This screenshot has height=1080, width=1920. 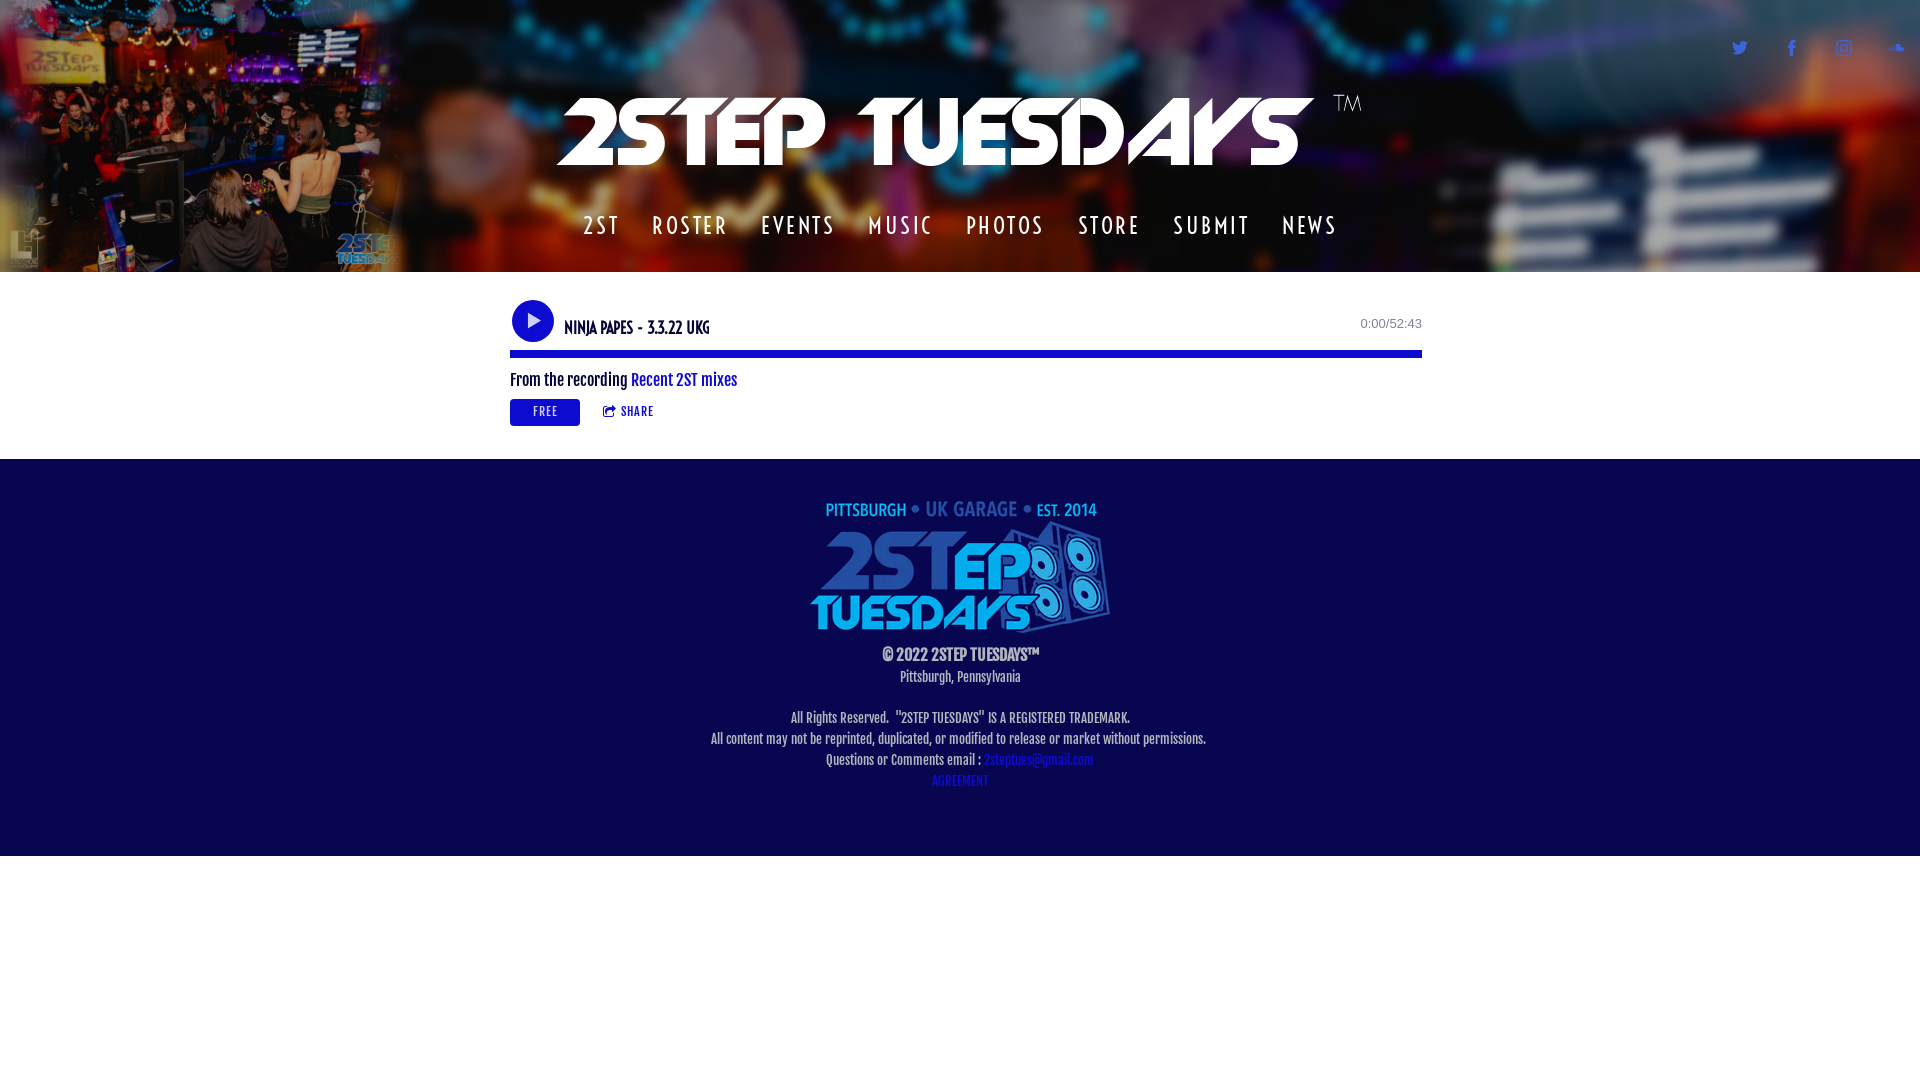 I want to click on 'STORE', so click(x=1107, y=224).